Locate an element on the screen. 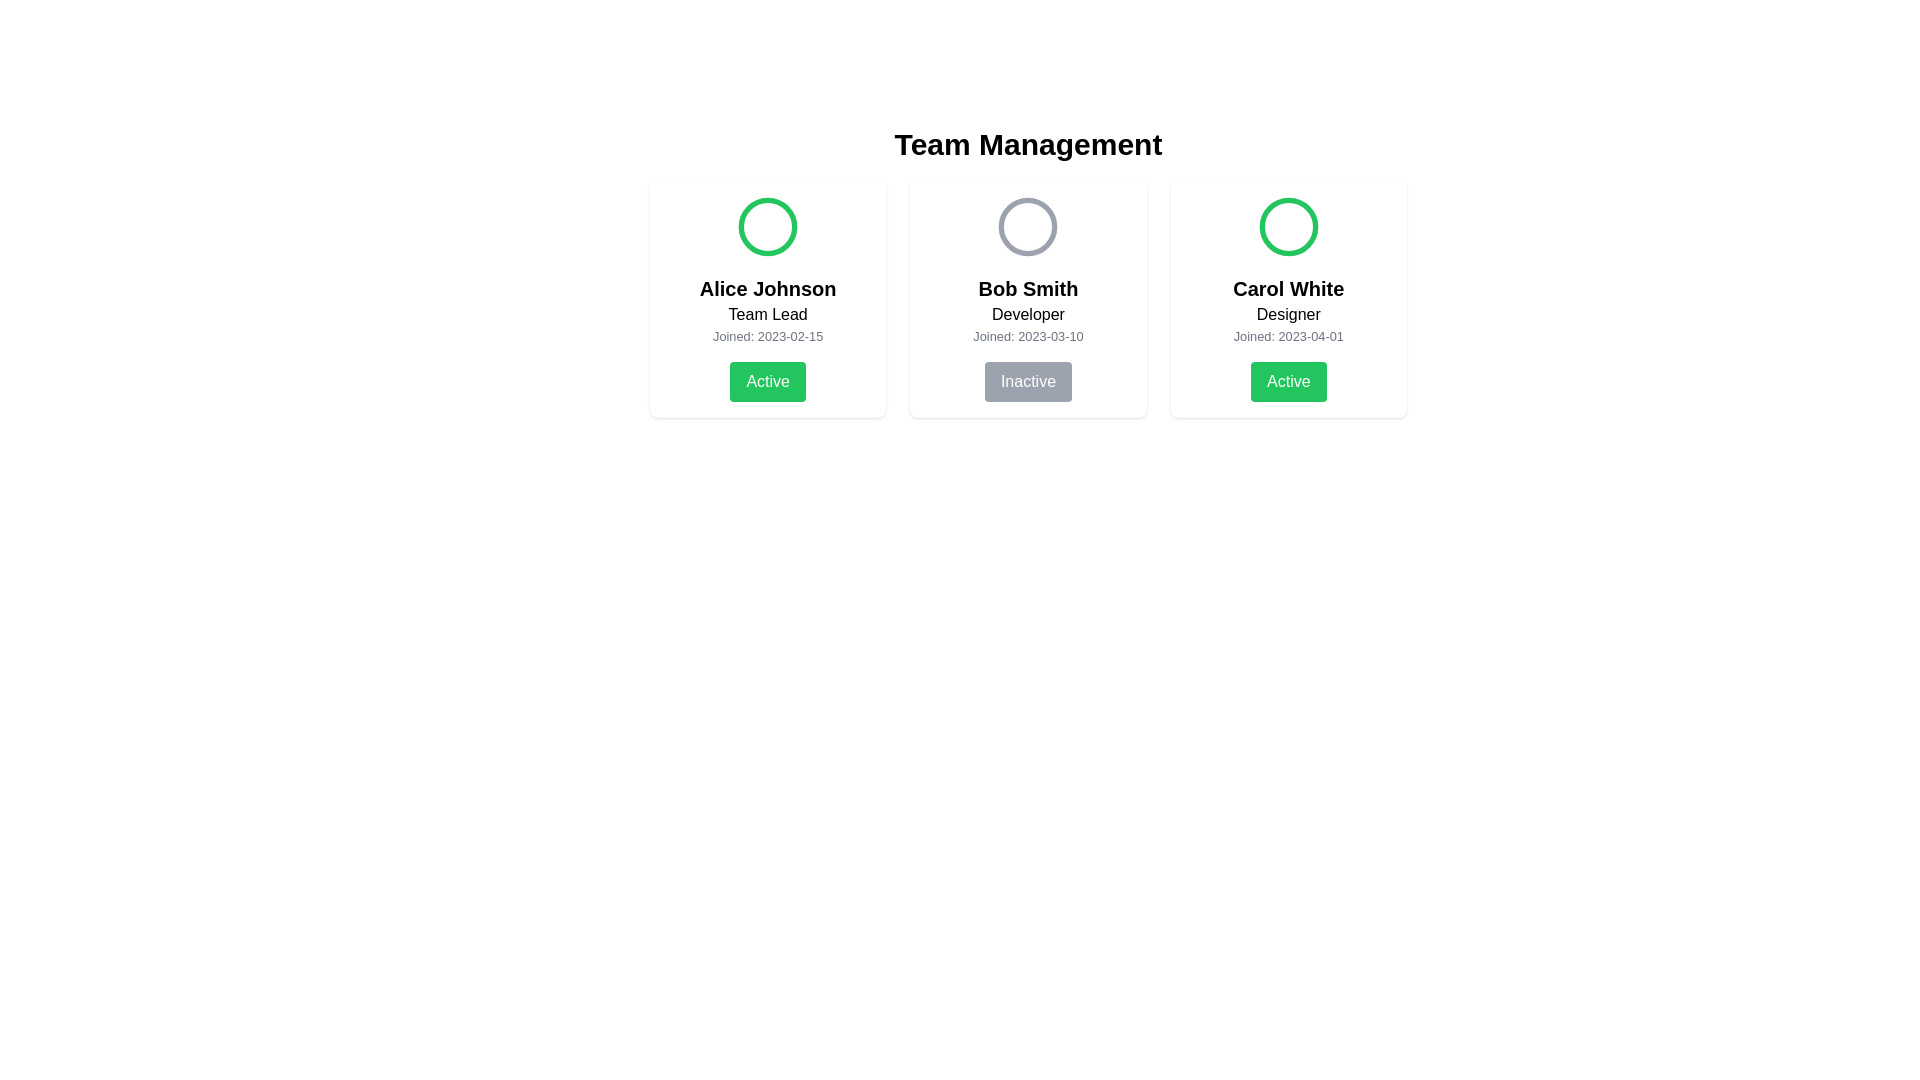 This screenshot has height=1080, width=1920. the static text label displaying the joining date of the user 'Carol White', positioned below the 'Designer' role label and above the 'Active' status button in the profile card is located at coordinates (1288, 335).